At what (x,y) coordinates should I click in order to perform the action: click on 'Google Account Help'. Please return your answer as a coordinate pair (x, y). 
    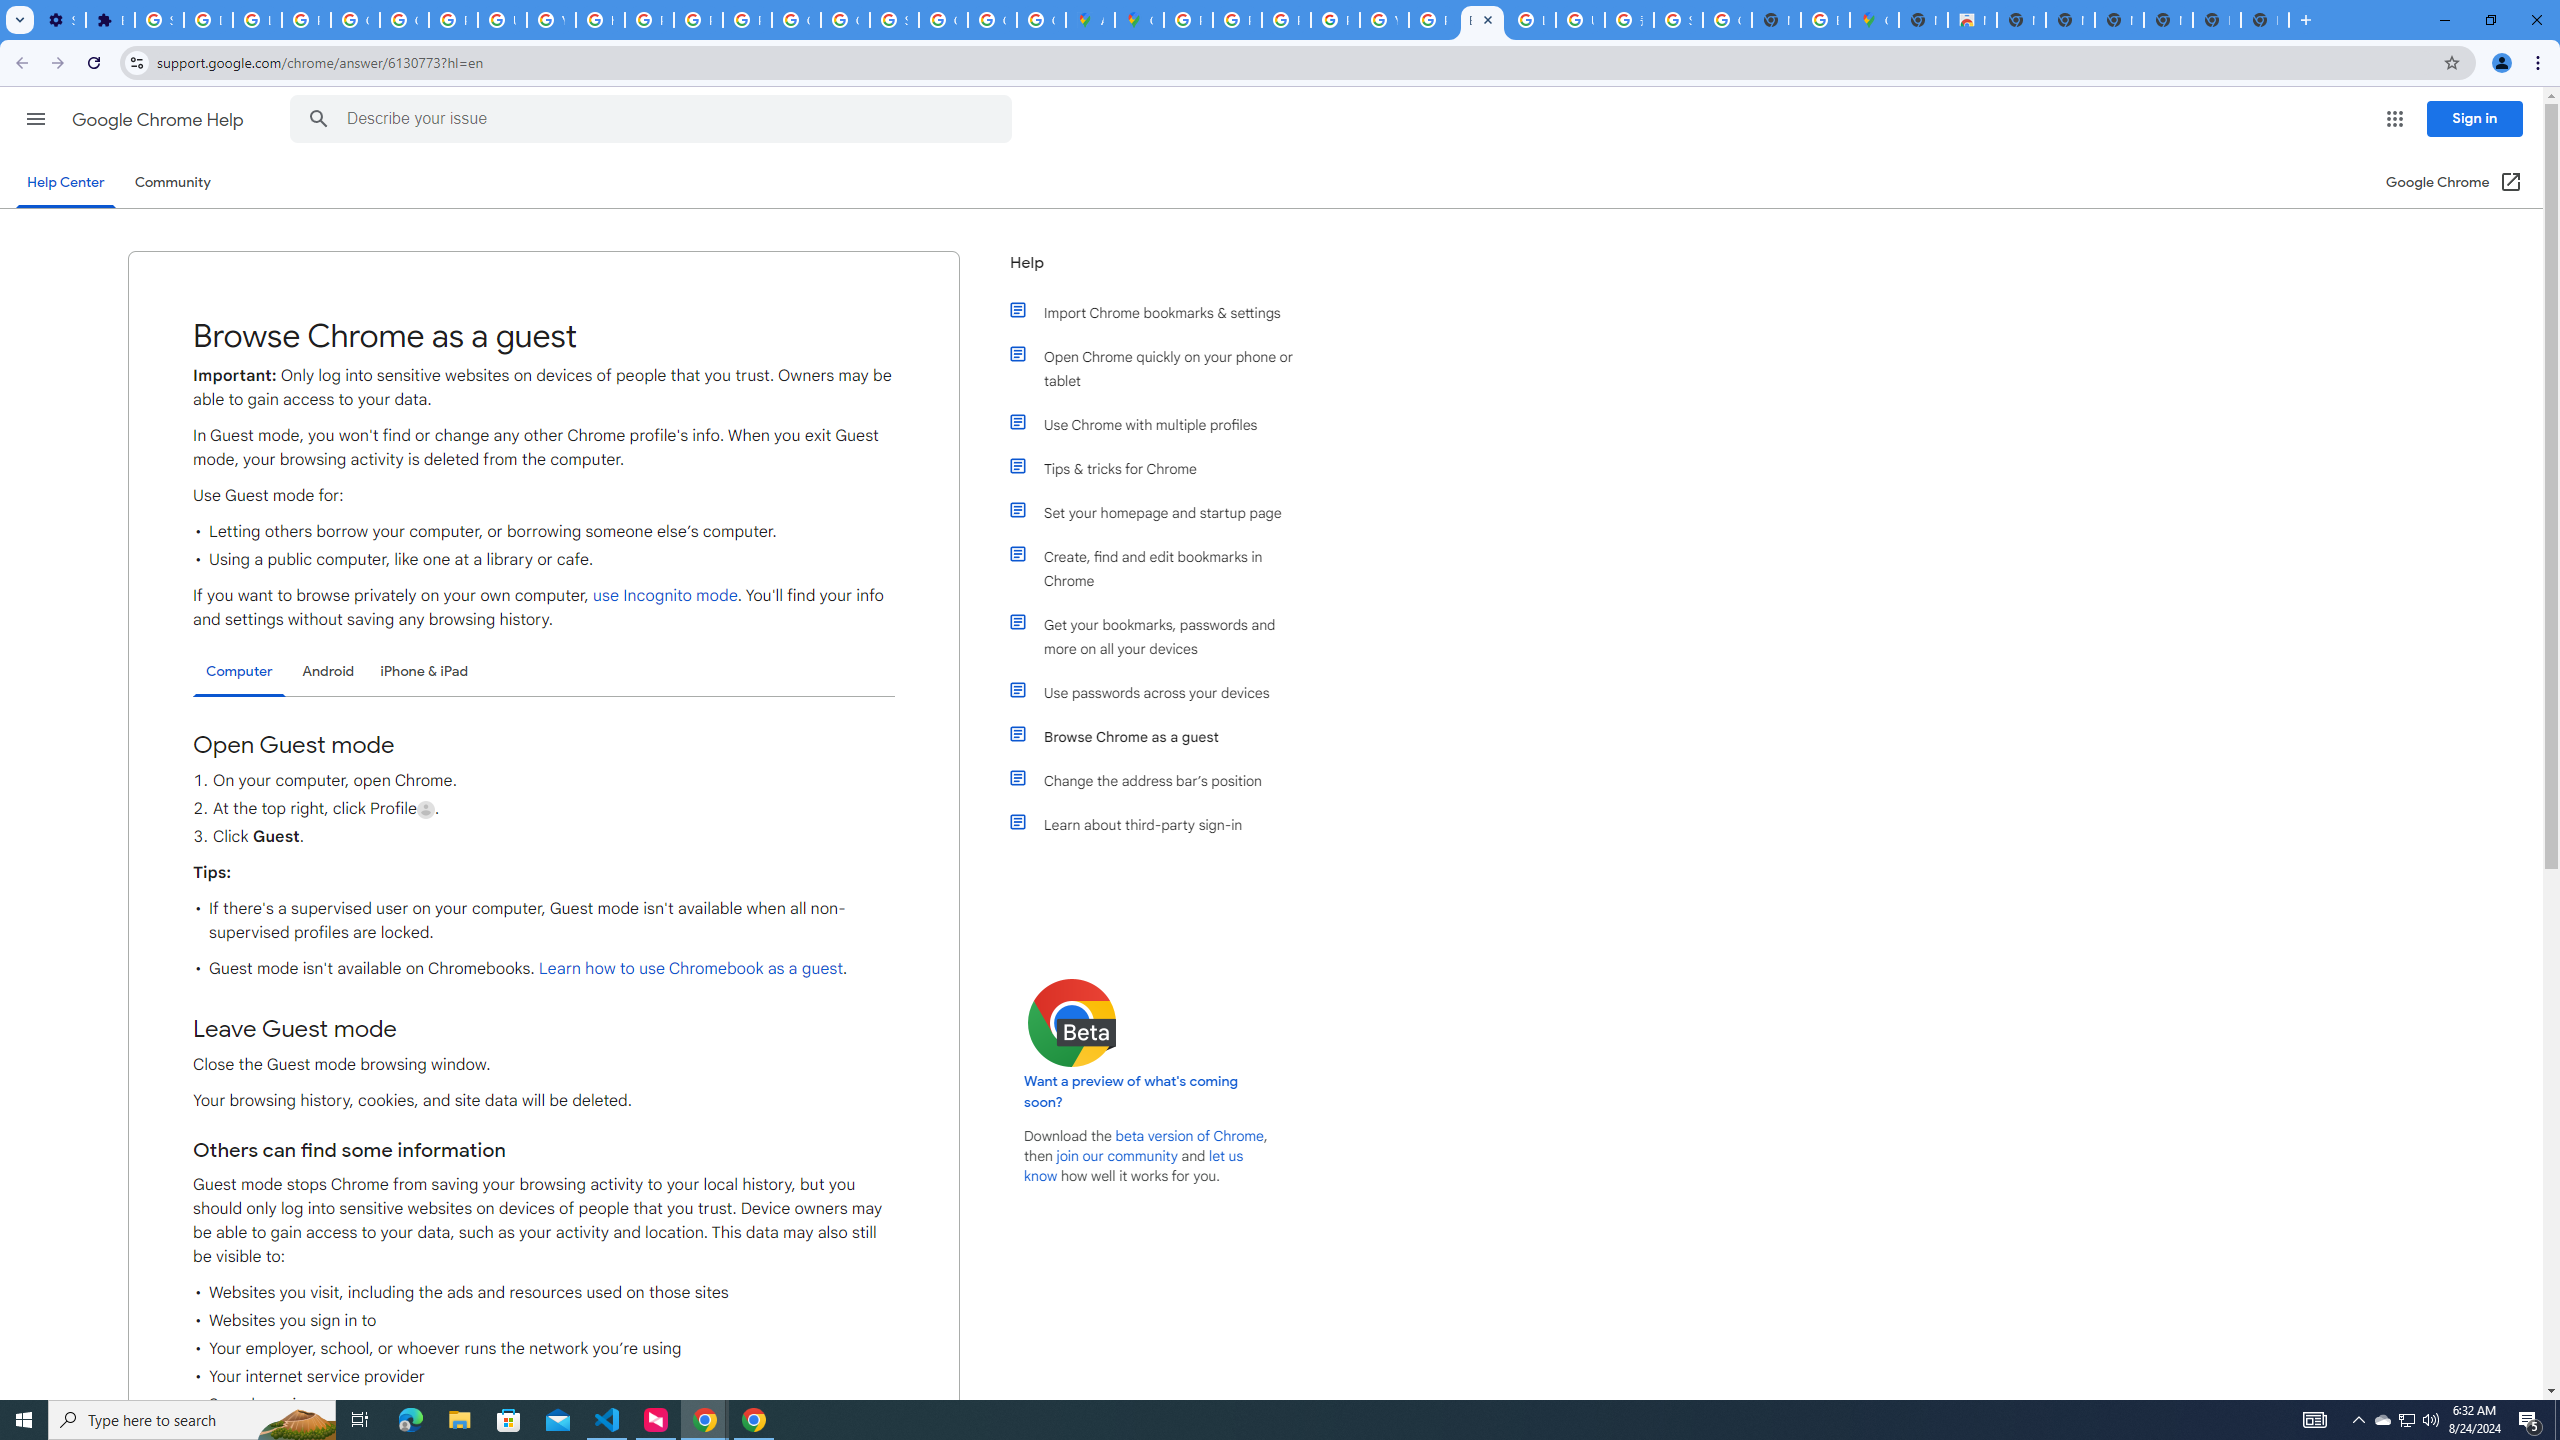
    Looking at the image, I should click on (354, 19).